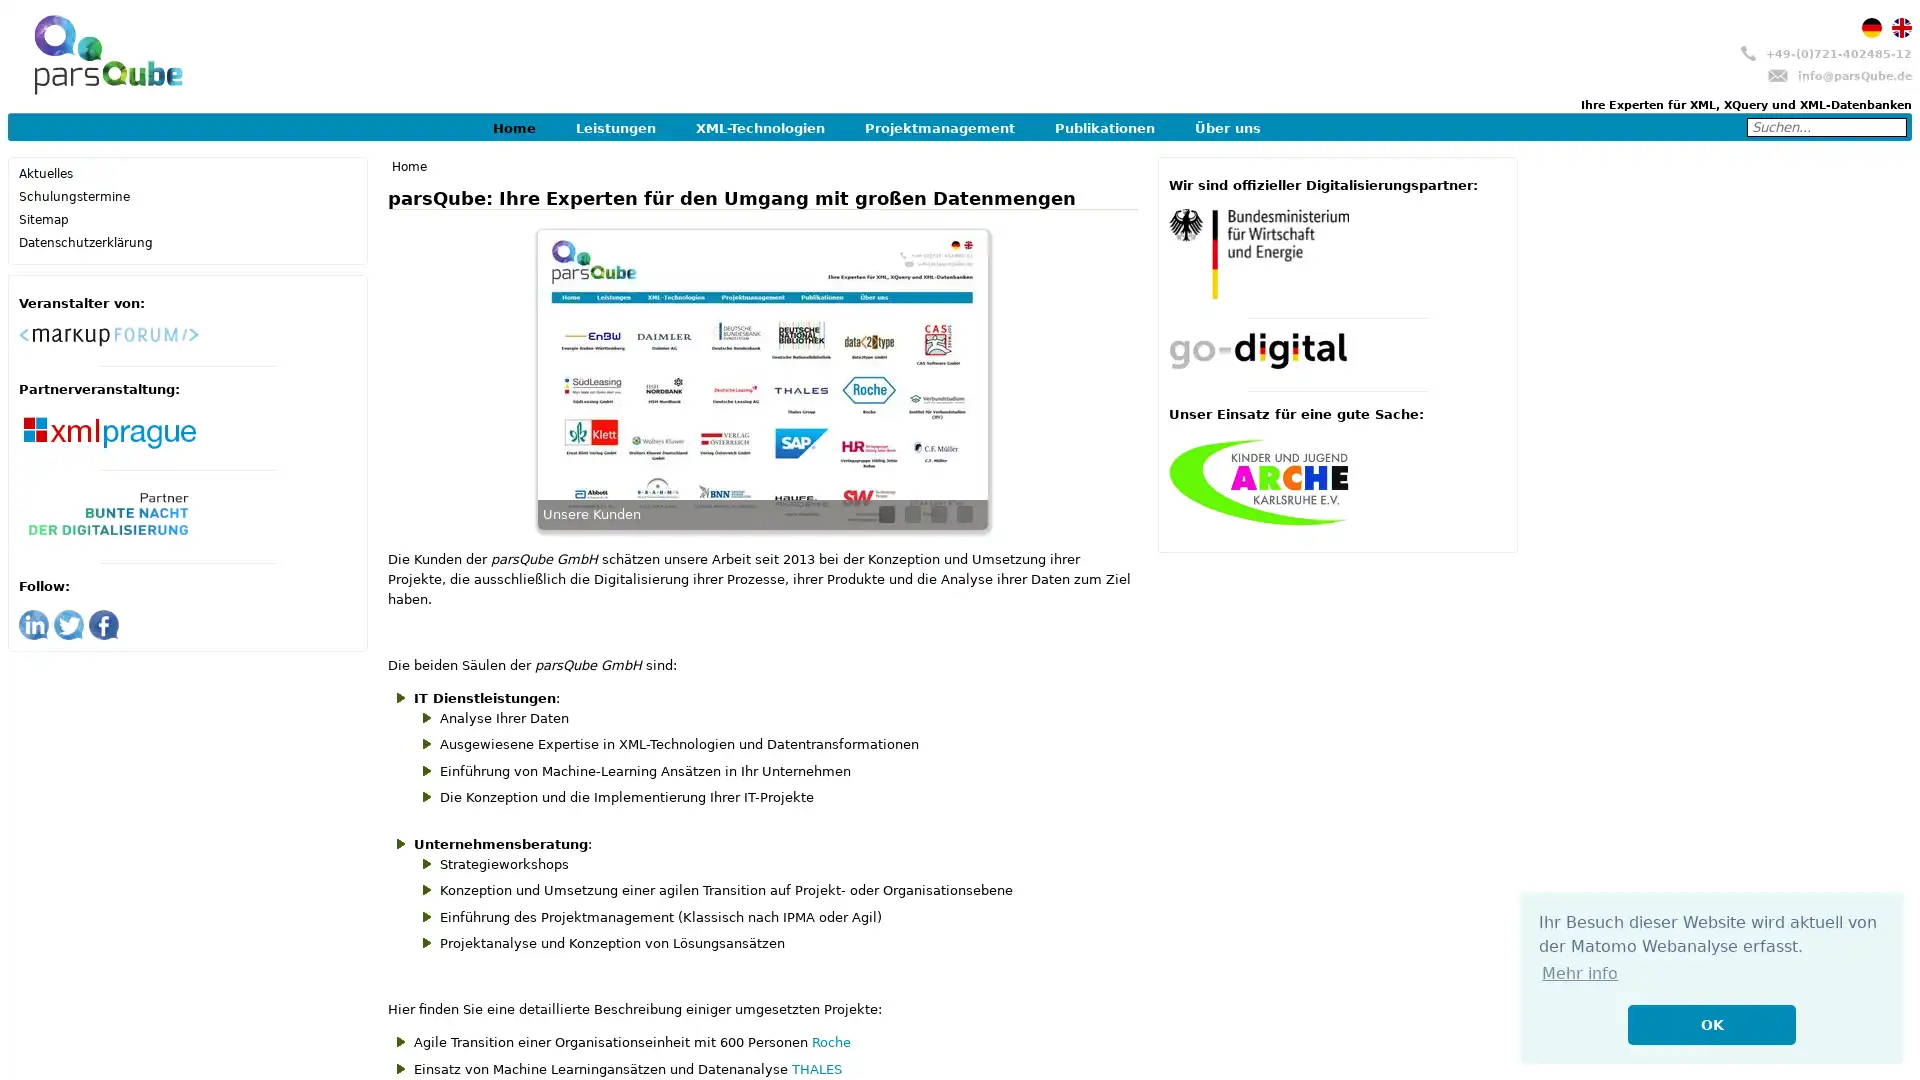 The height and width of the screenshot is (1080, 1920). What do you see at coordinates (1578, 972) in the screenshot?
I see `learn more about cookies` at bounding box center [1578, 972].